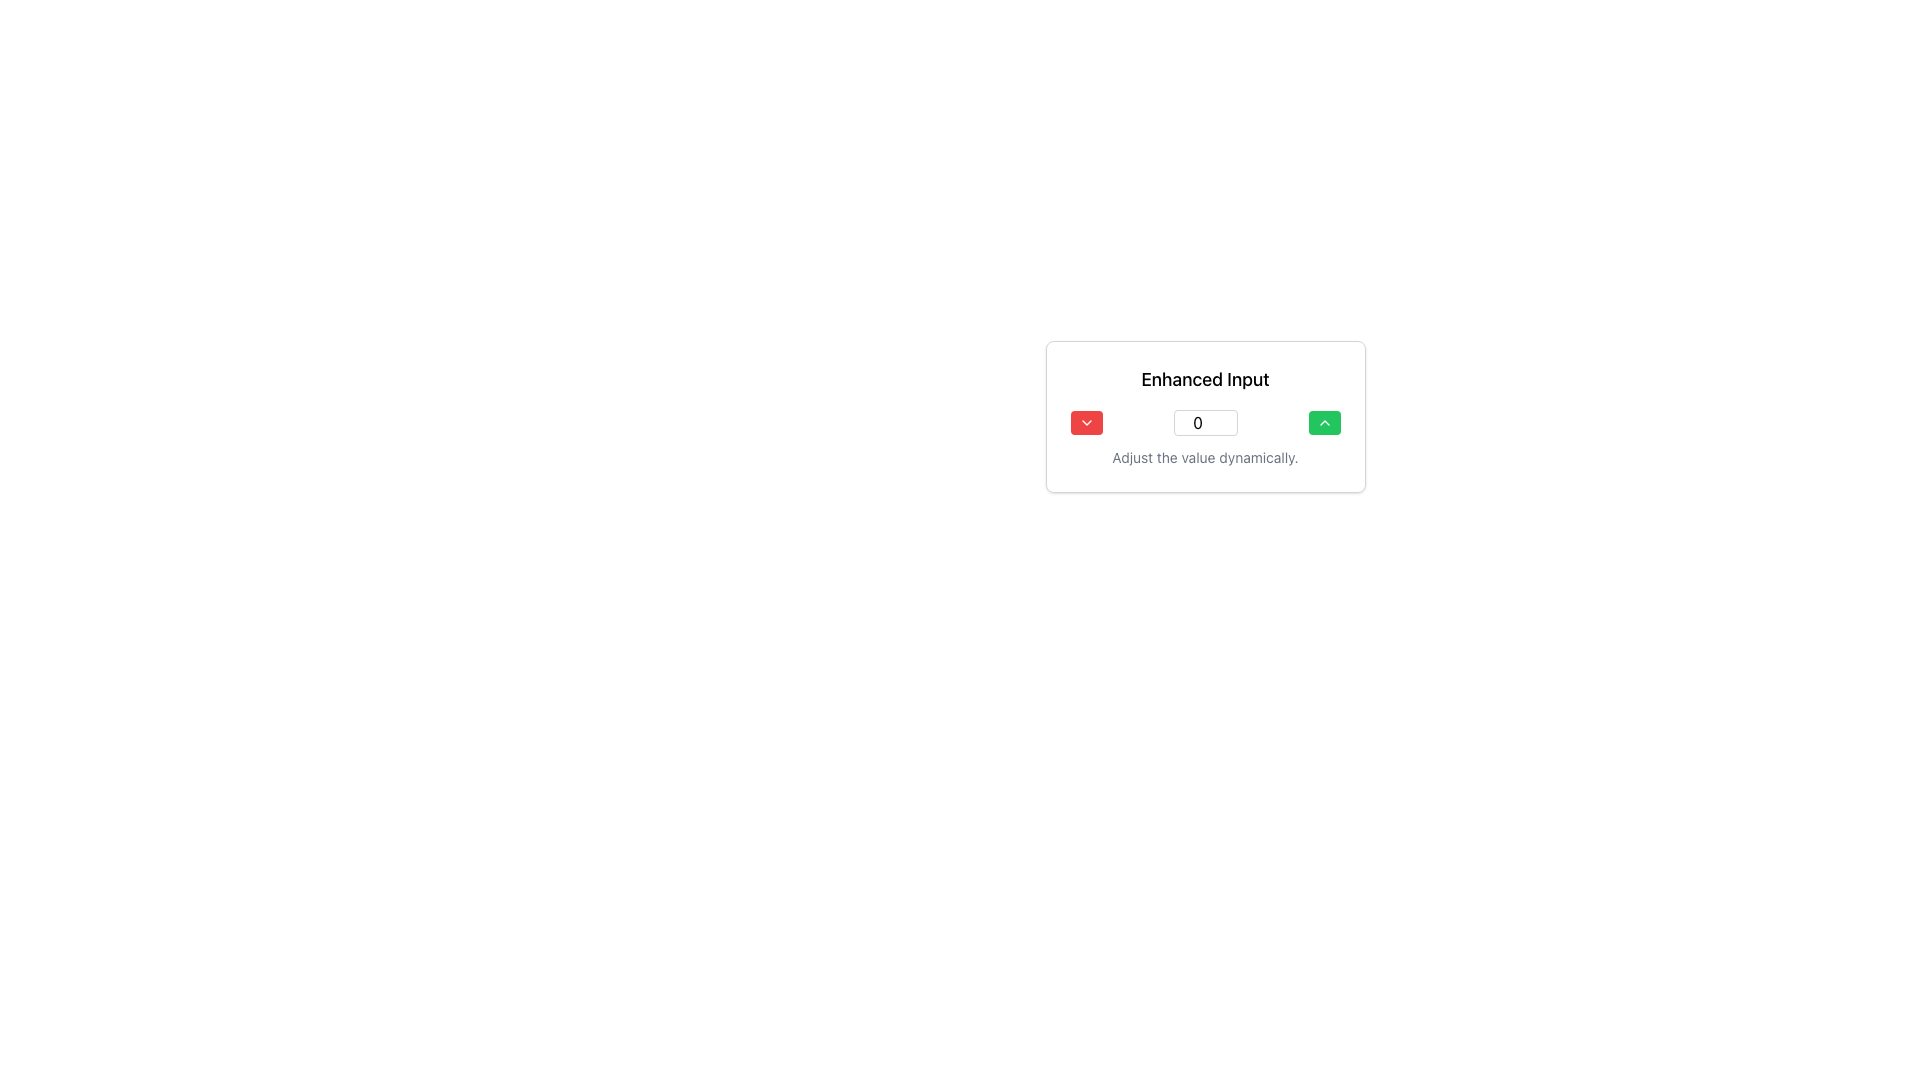 The height and width of the screenshot is (1080, 1920). Describe the element at coordinates (1324, 422) in the screenshot. I see `the chevron-shaped icon (upward arrow) located in the green rounded rectangular button on the far right of the interface` at that location.